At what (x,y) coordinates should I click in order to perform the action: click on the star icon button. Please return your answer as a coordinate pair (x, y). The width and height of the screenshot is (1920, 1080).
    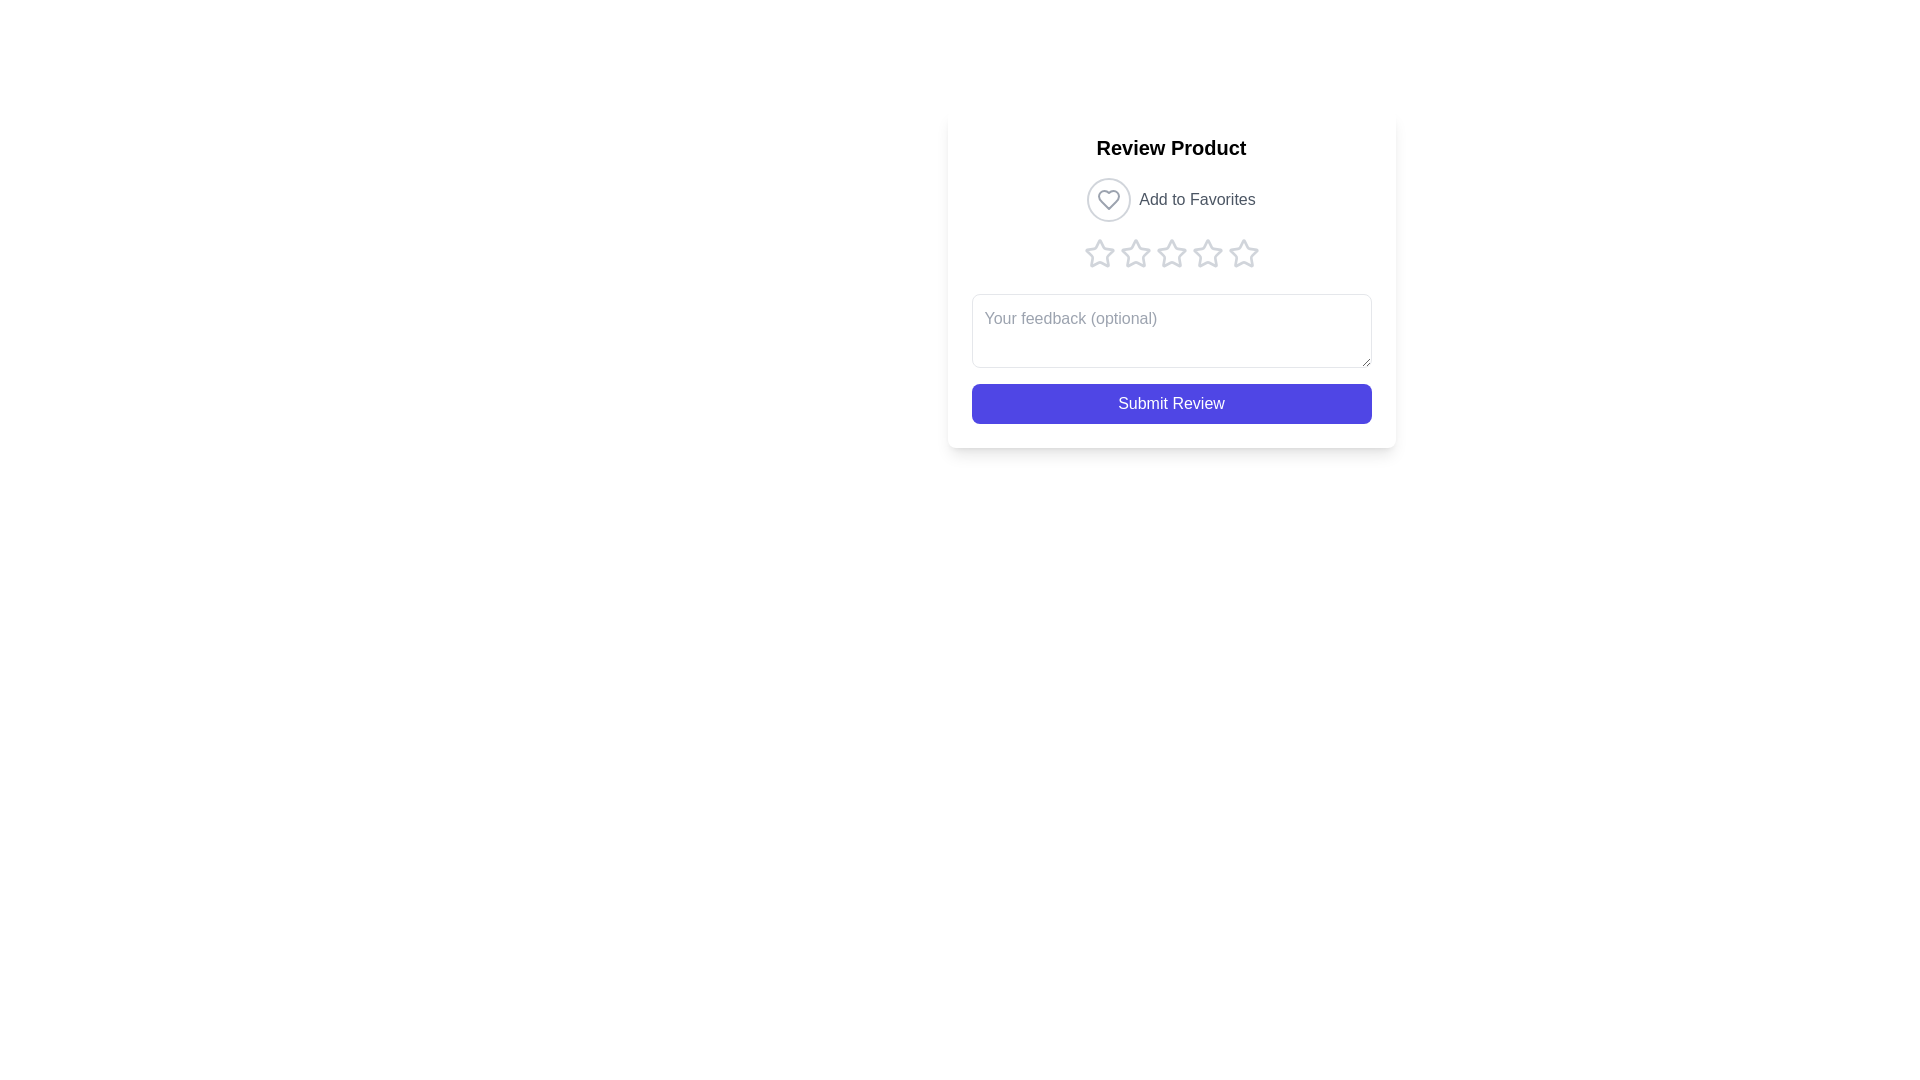
    Looking at the image, I should click on (1098, 252).